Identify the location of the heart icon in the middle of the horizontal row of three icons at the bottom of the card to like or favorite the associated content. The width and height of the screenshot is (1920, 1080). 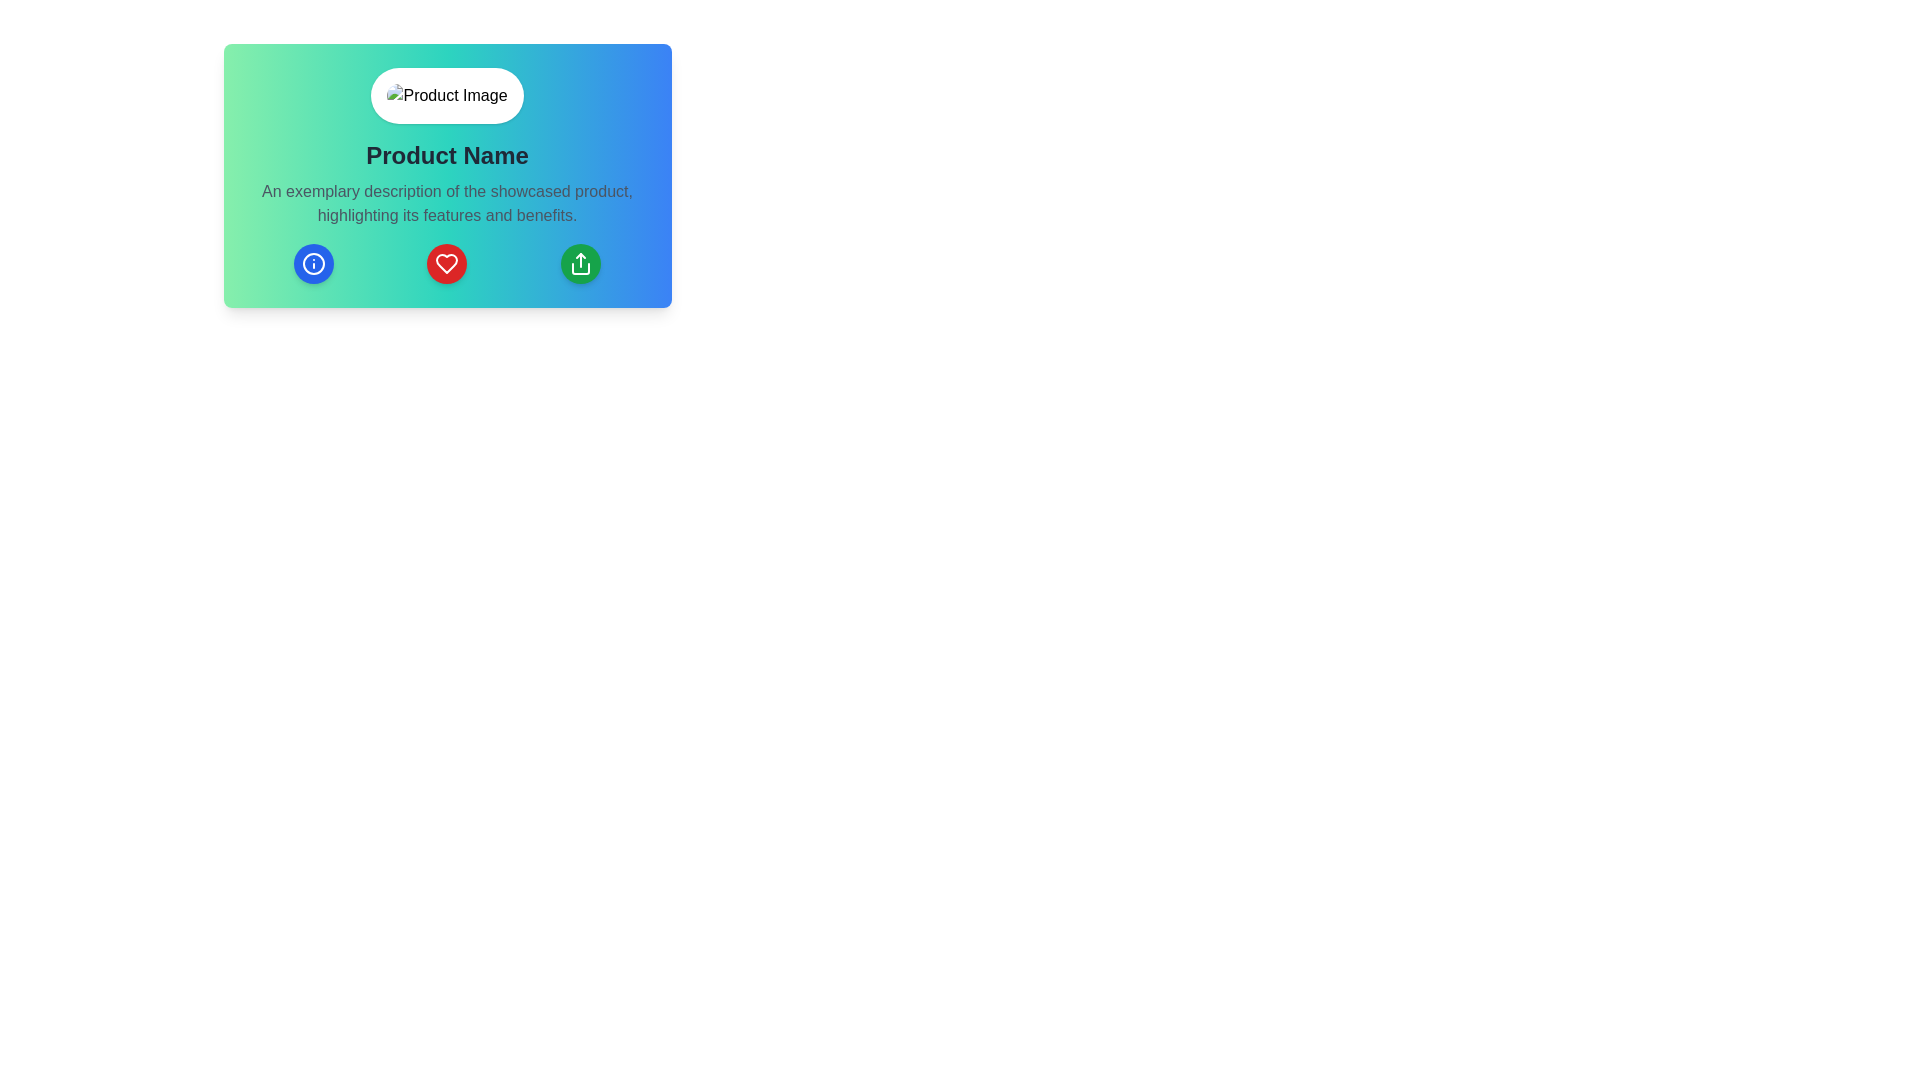
(446, 262).